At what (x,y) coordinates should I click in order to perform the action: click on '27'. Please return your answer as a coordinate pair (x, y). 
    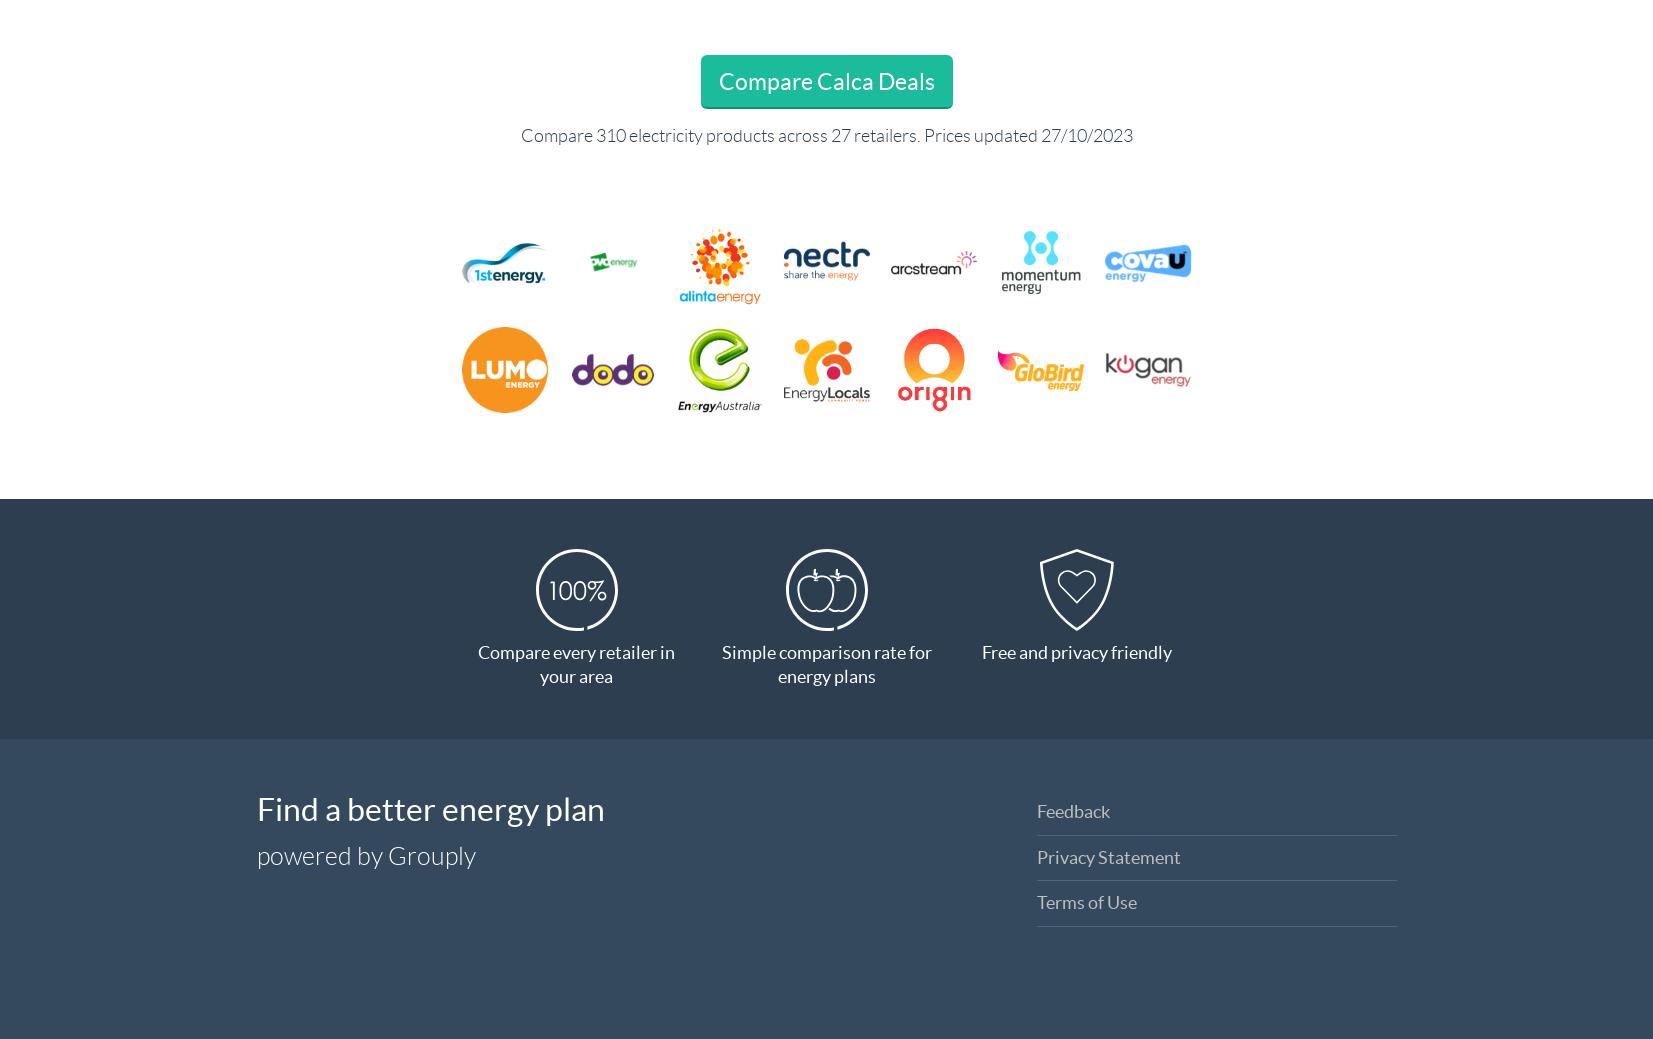
    Looking at the image, I should click on (840, 135).